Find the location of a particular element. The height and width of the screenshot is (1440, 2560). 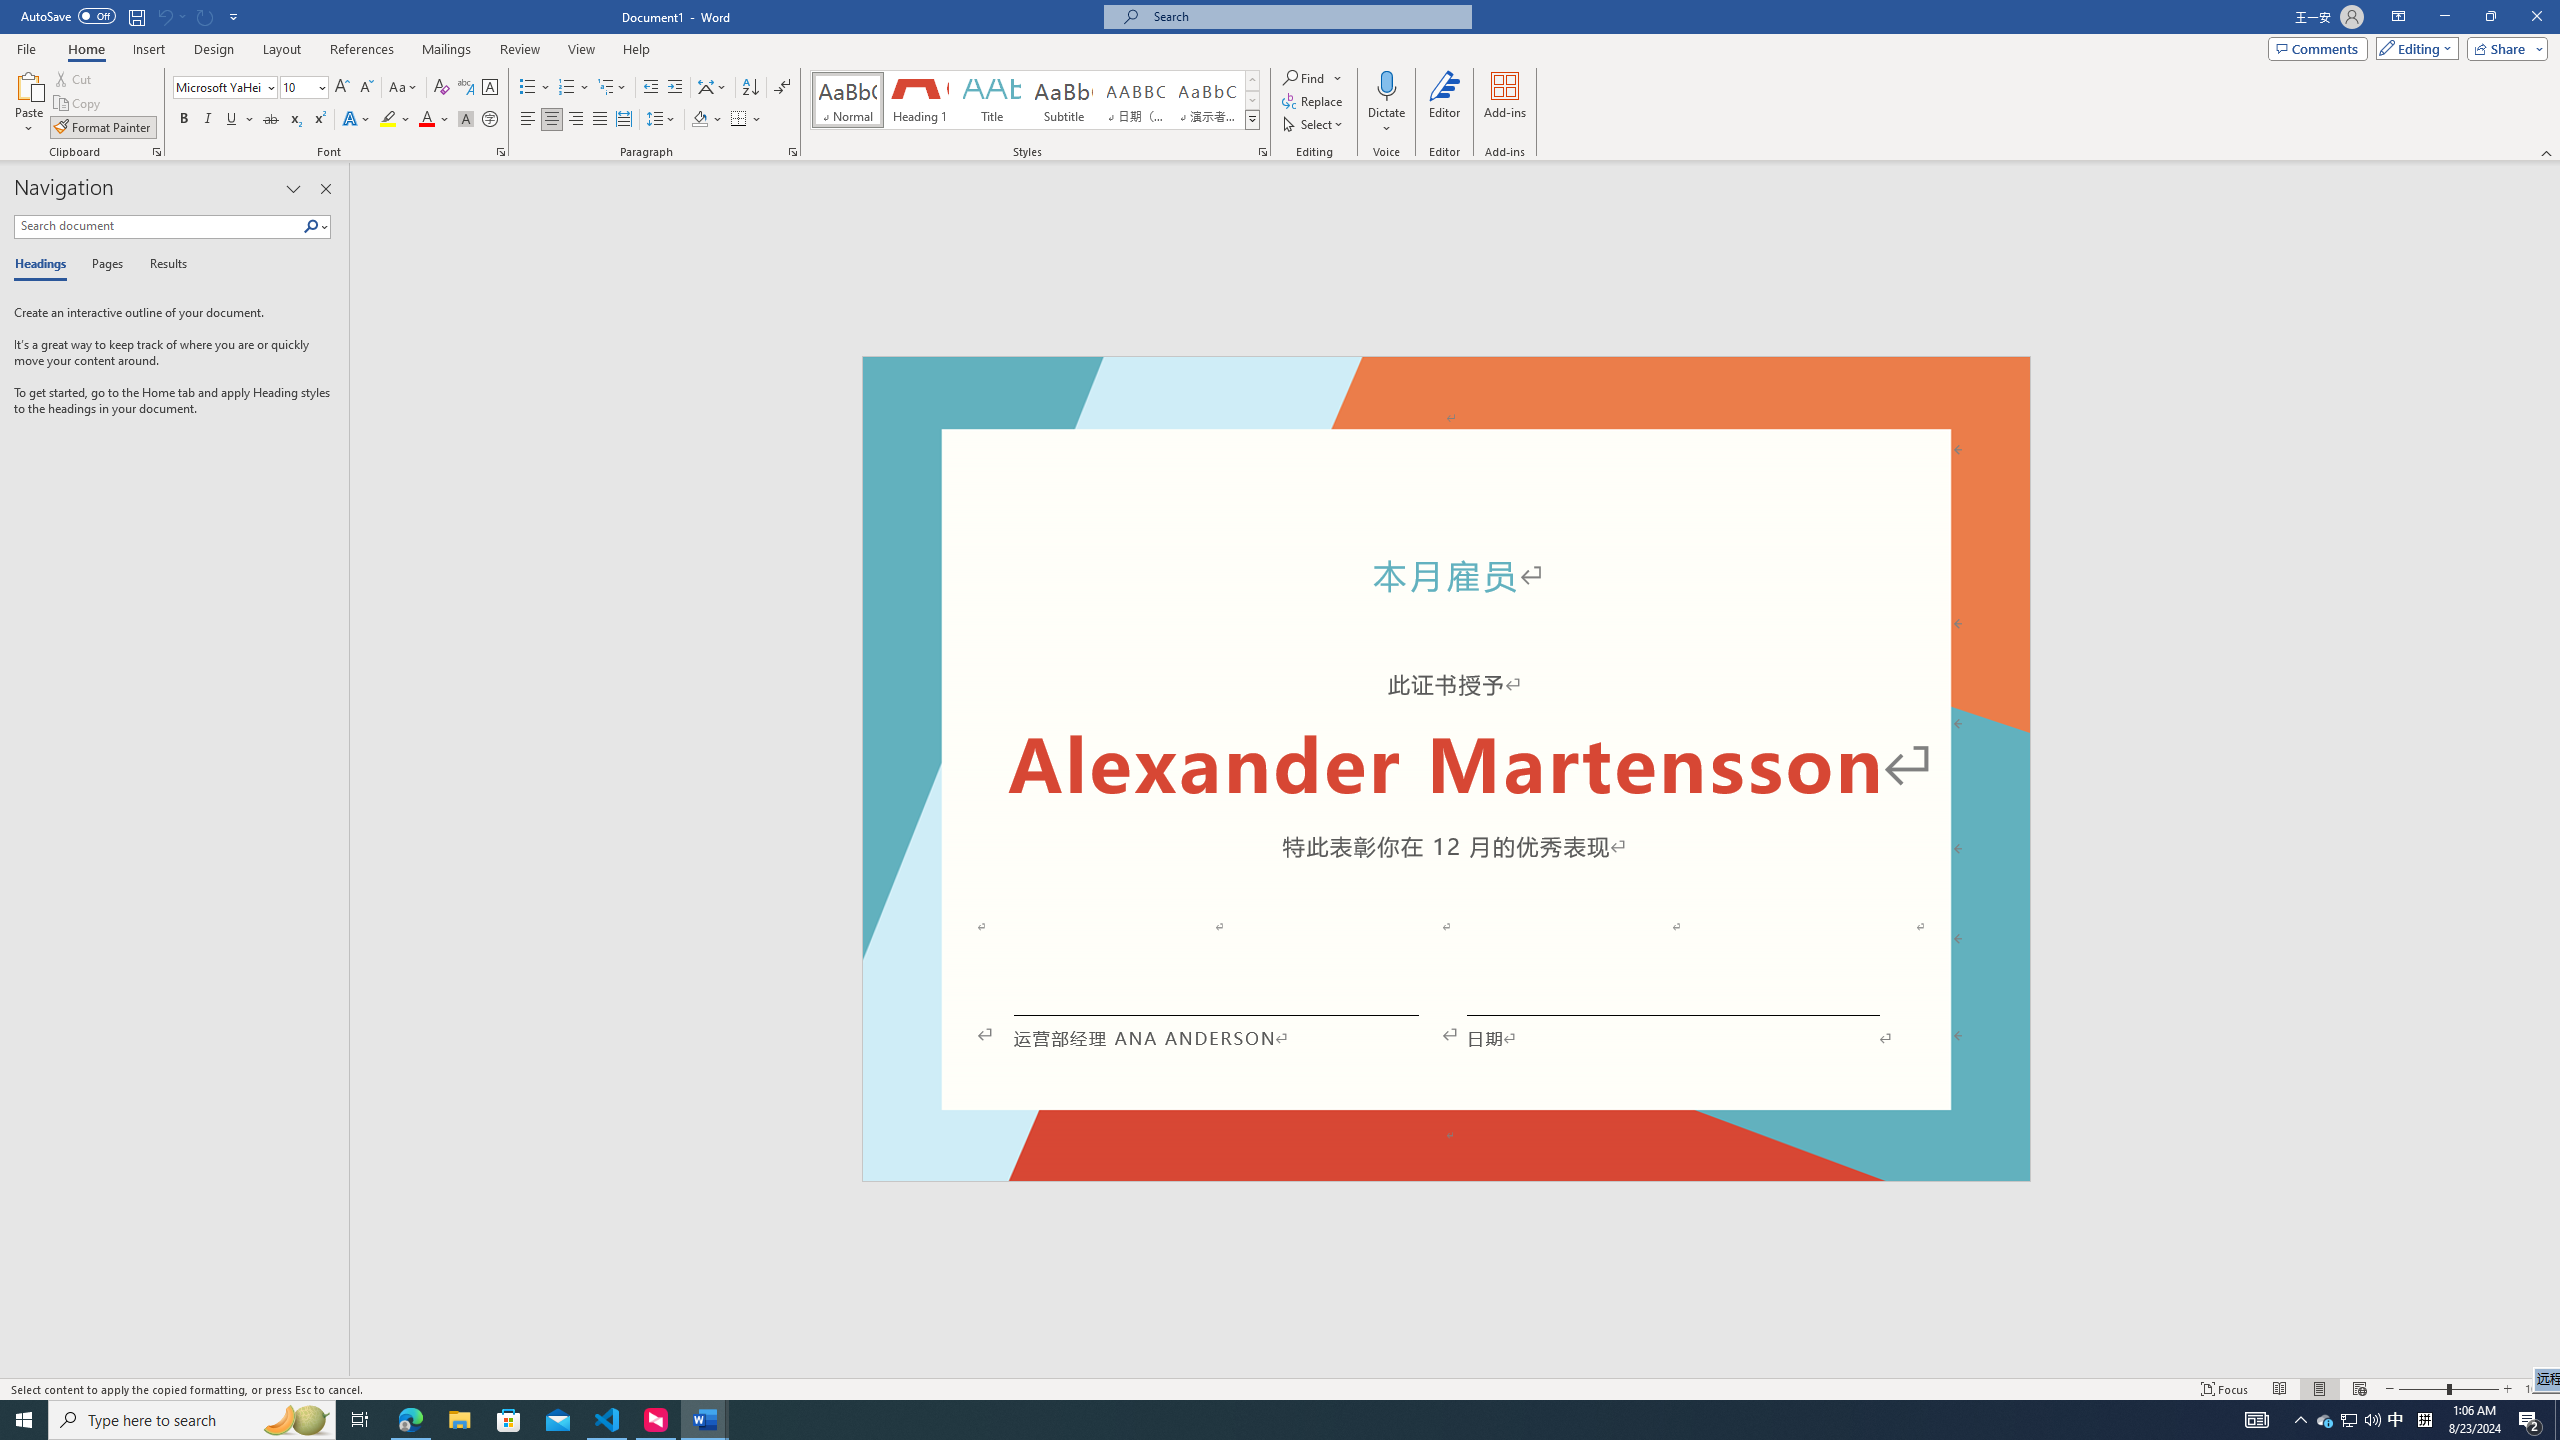

'Web Layout' is located at coordinates (2360, 1389).